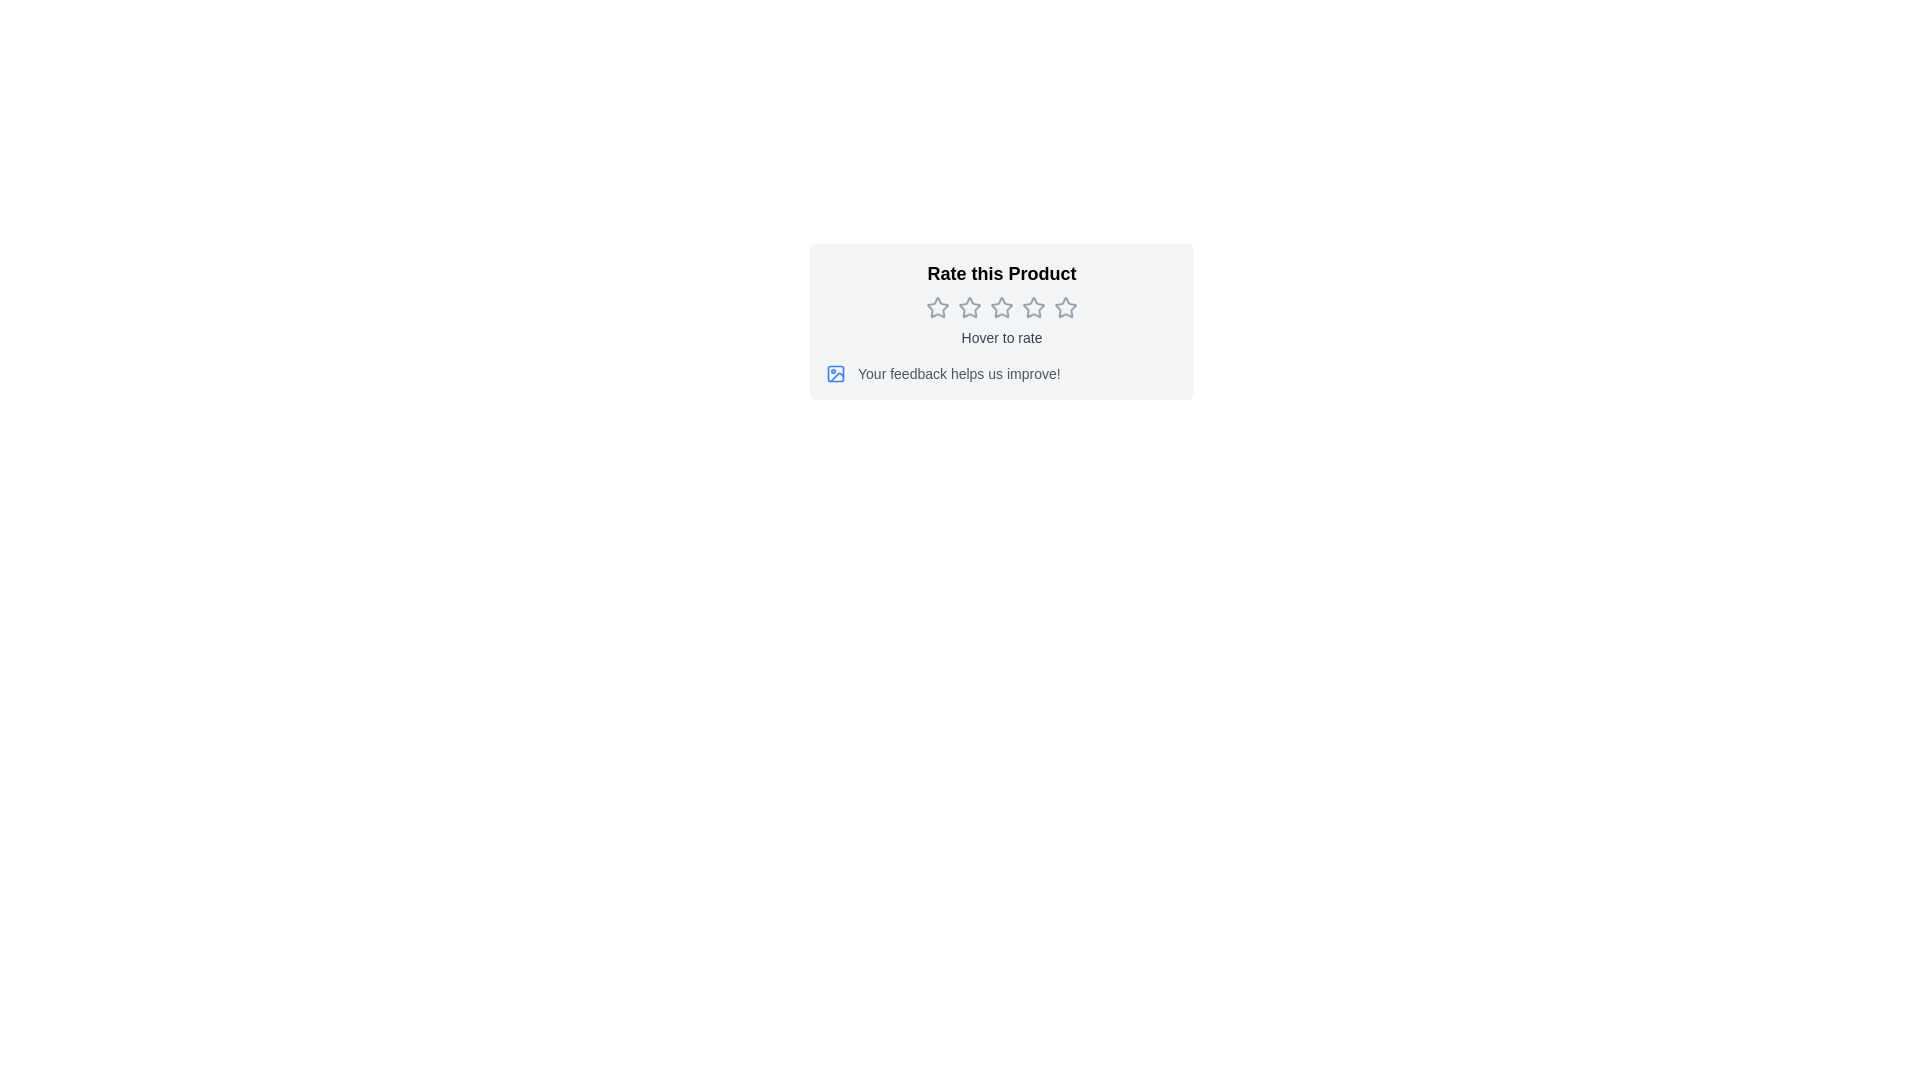 This screenshot has height=1080, width=1920. I want to click on the interactive text 'Your feedback helps us improve!' which is located below the 'Hover to rate' text in the 'Rate this Product' section, so click(1002, 374).